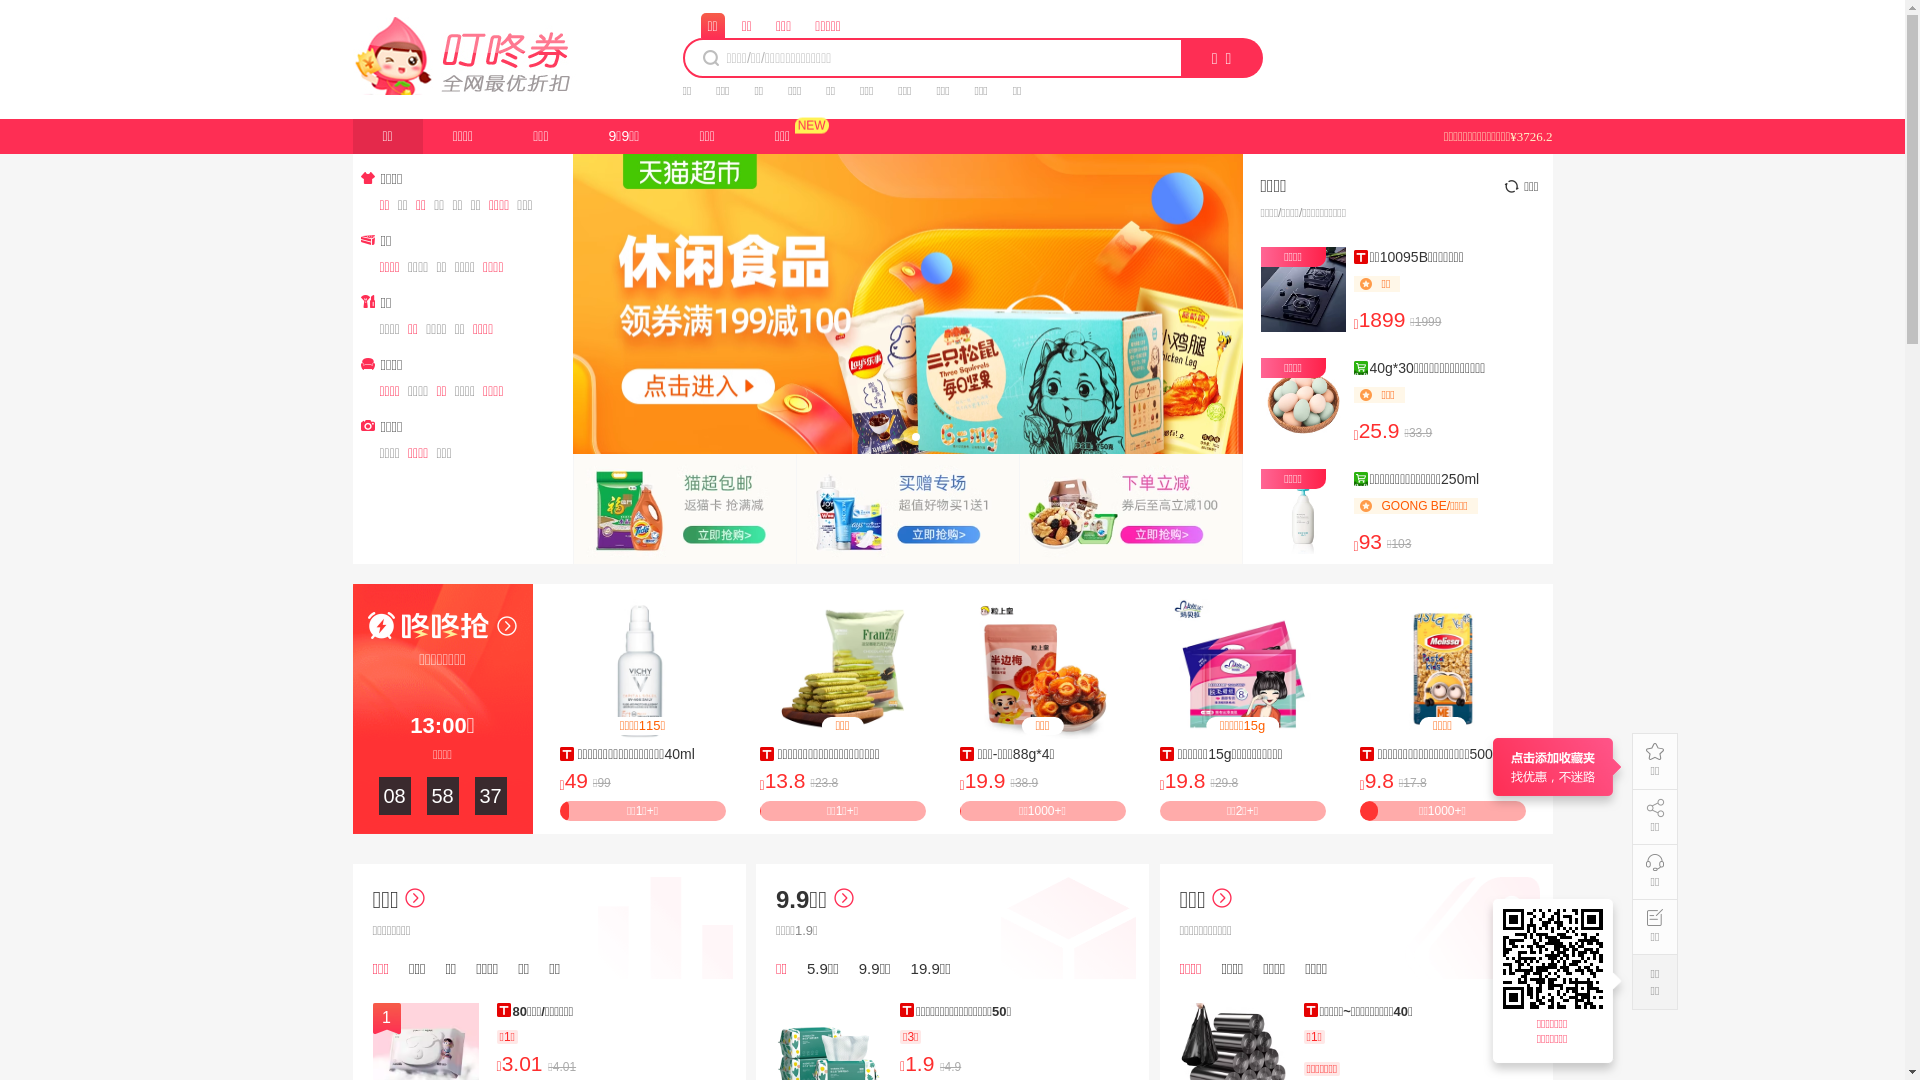  I want to click on 'https://www.200386.com', so click(1554, 958).